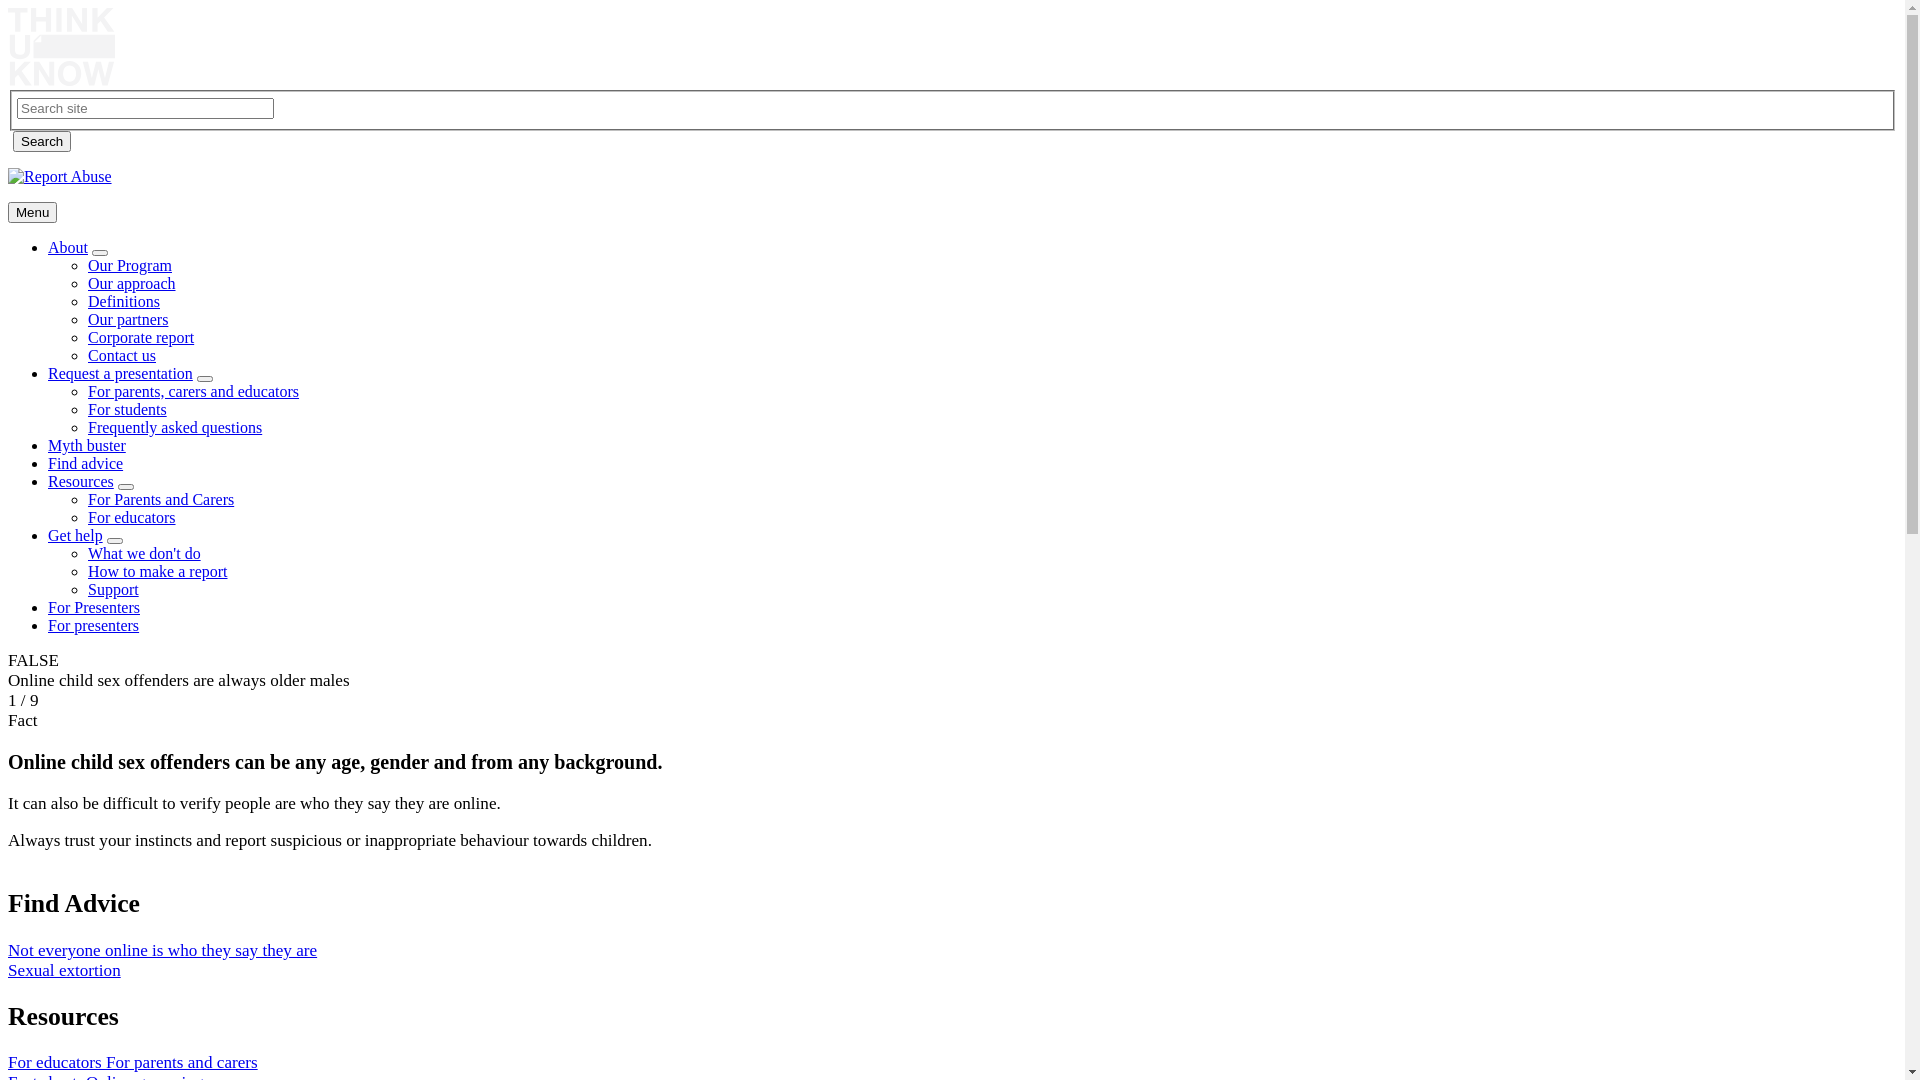  Describe the element at coordinates (64, 969) in the screenshot. I see `'Sexual extortion'` at that location.